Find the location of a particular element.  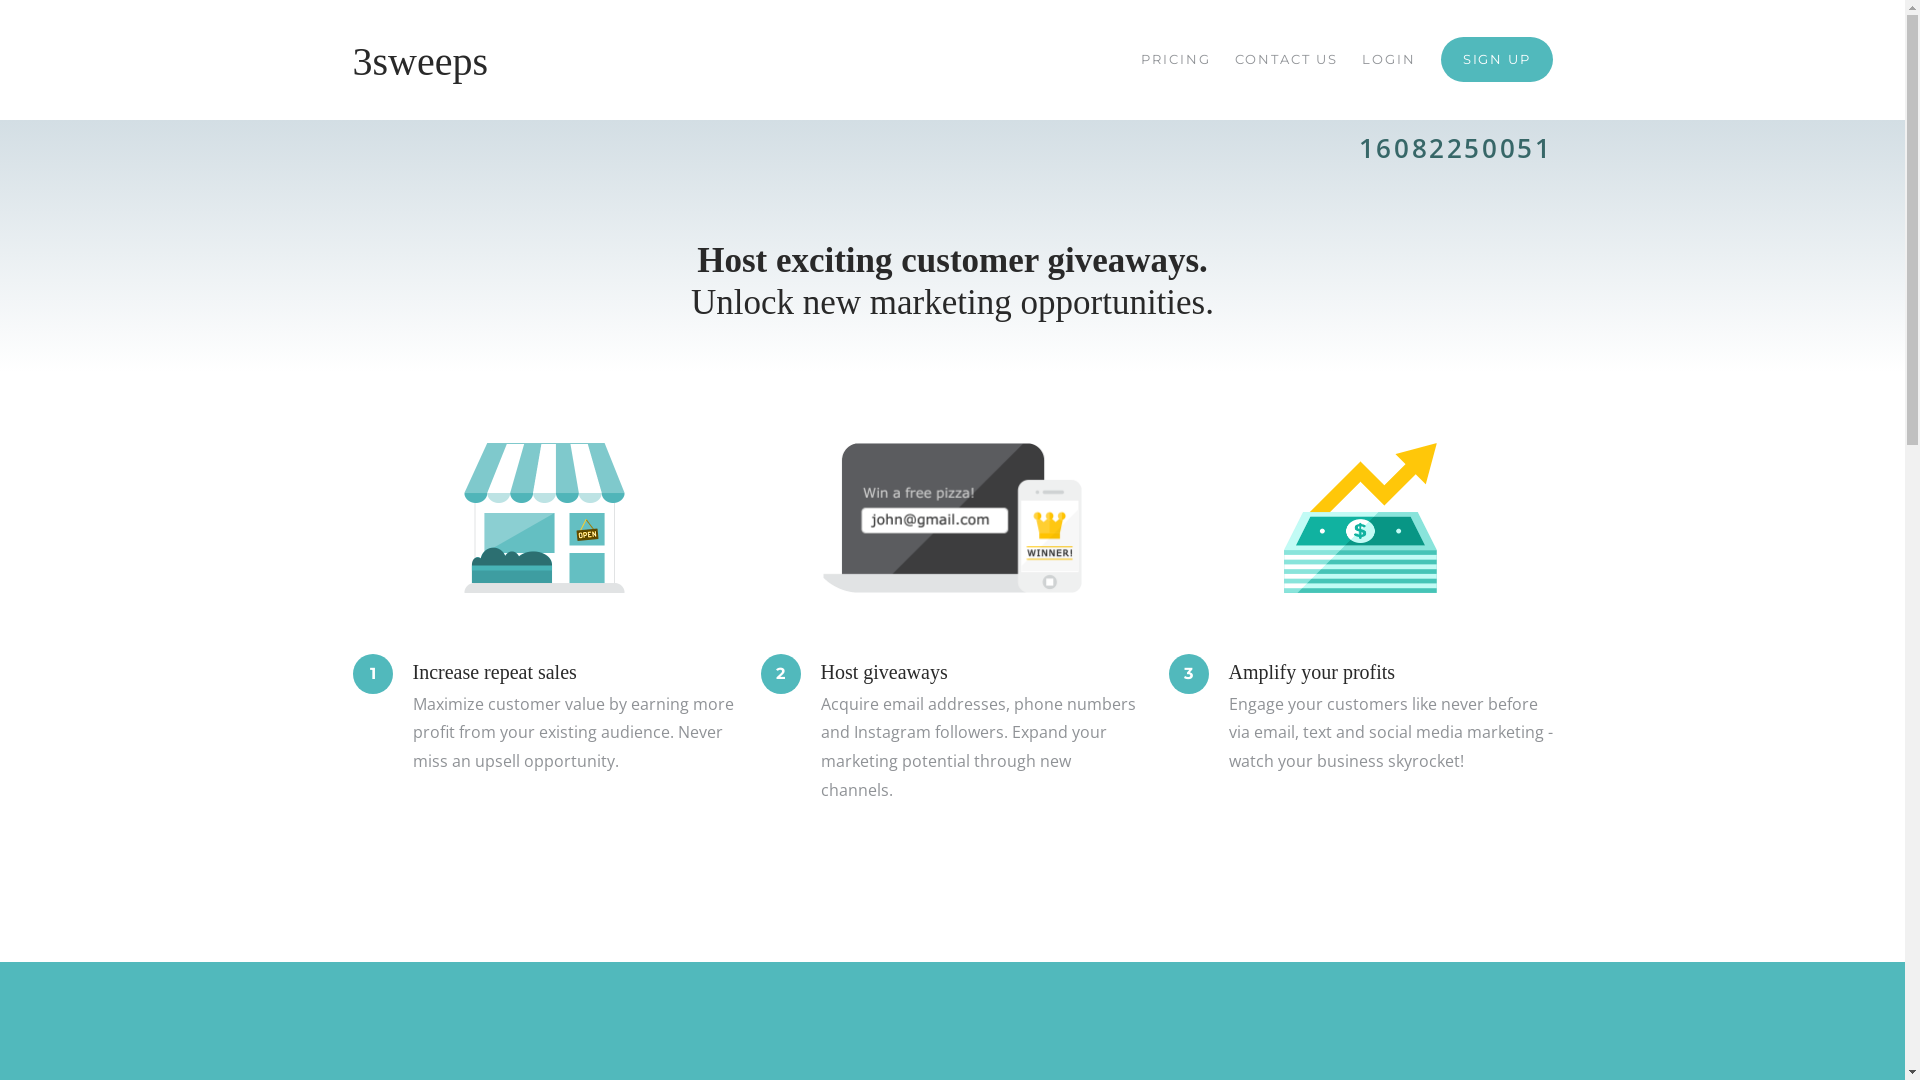

'16082250051' is located at coordinates (1455, 146).